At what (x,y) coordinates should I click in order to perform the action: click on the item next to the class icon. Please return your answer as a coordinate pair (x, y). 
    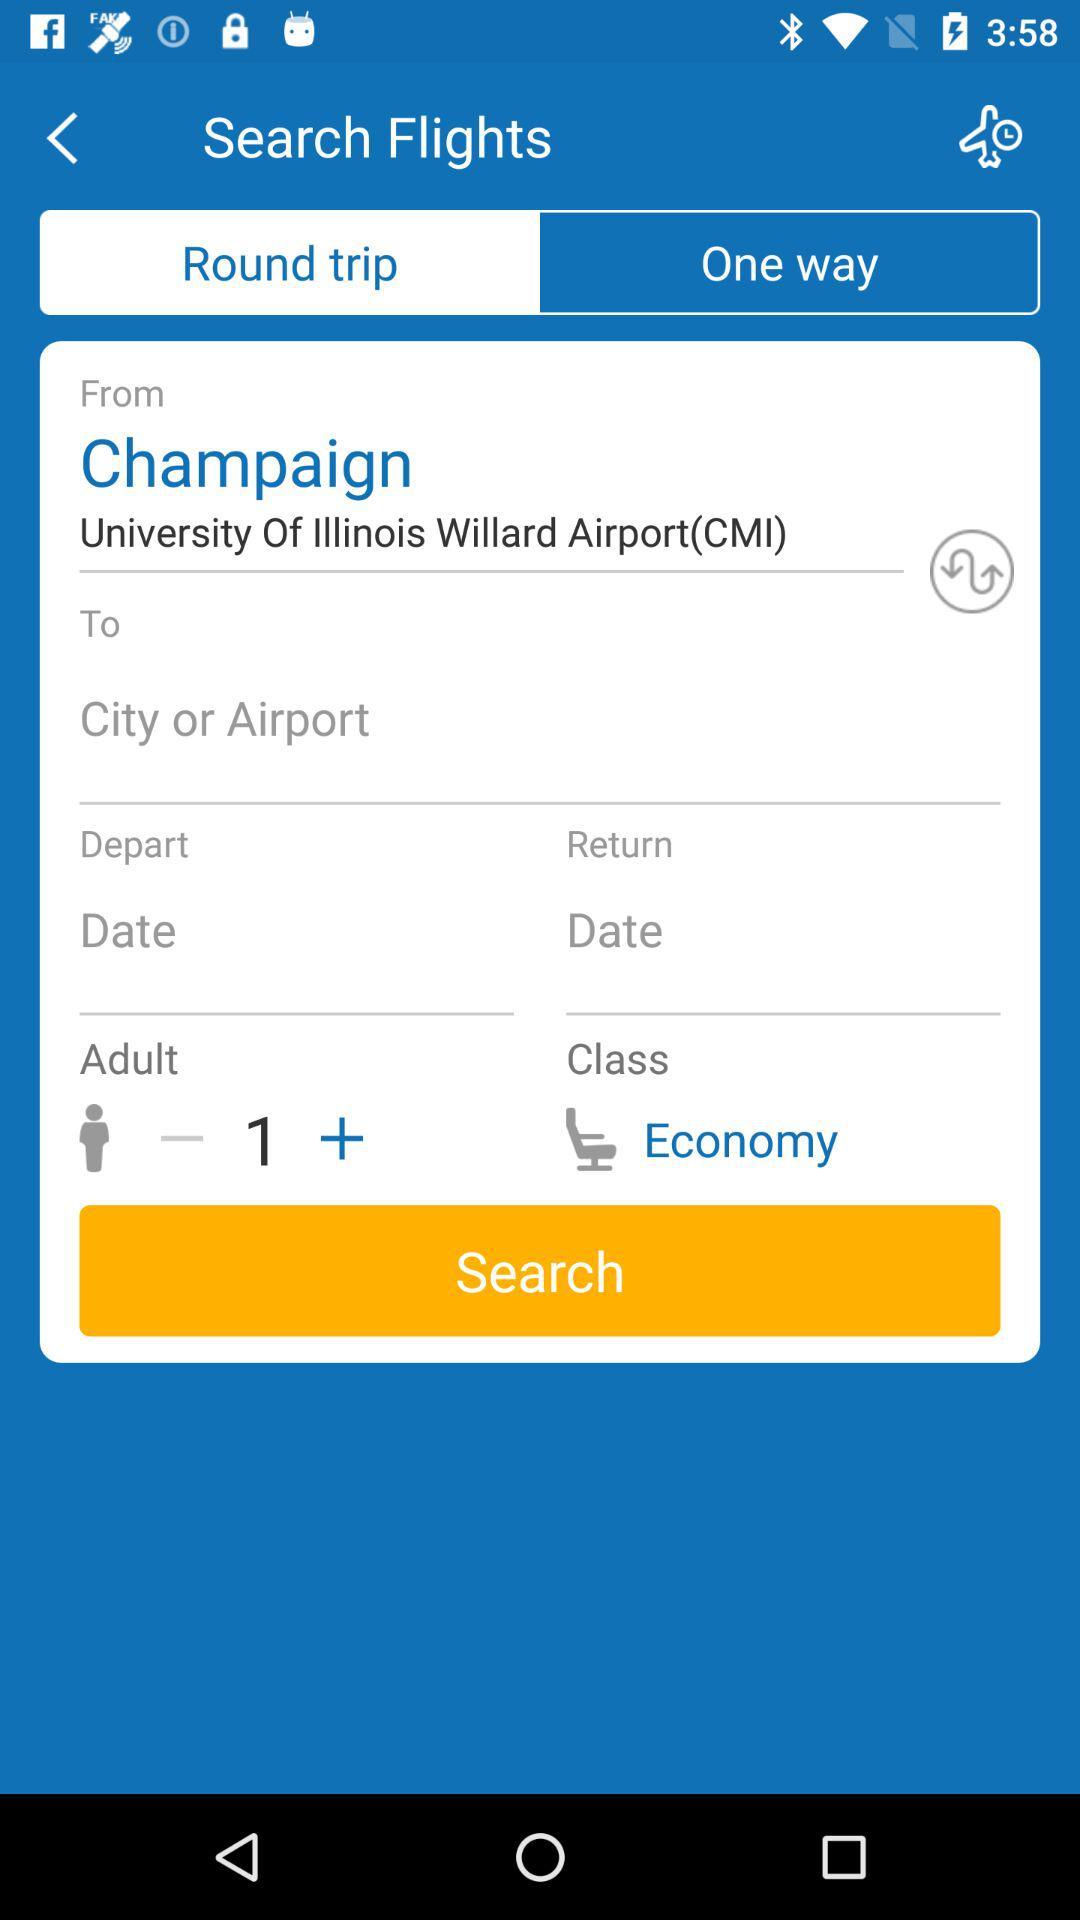
    Looking at the image, I should click on (334, 1138).